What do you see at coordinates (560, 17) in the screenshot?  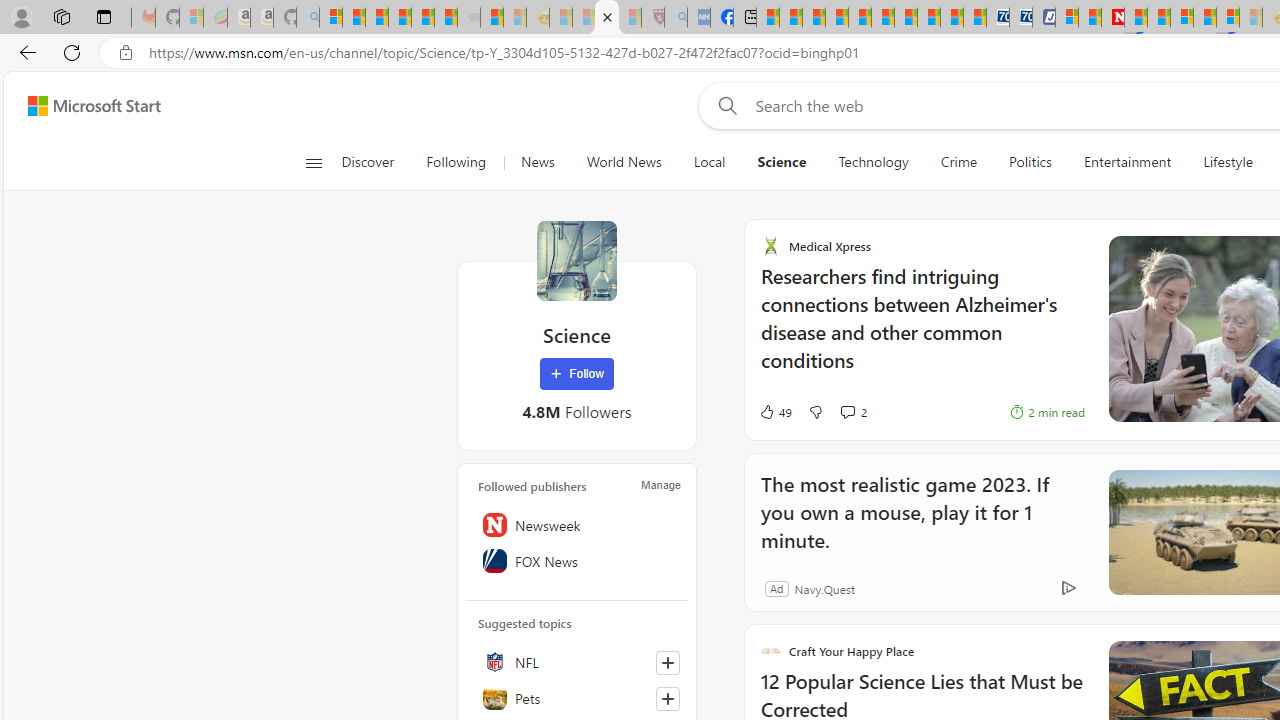 I see `'Recipes - MSN - Sleeping'` at bounding box center [560, 17].